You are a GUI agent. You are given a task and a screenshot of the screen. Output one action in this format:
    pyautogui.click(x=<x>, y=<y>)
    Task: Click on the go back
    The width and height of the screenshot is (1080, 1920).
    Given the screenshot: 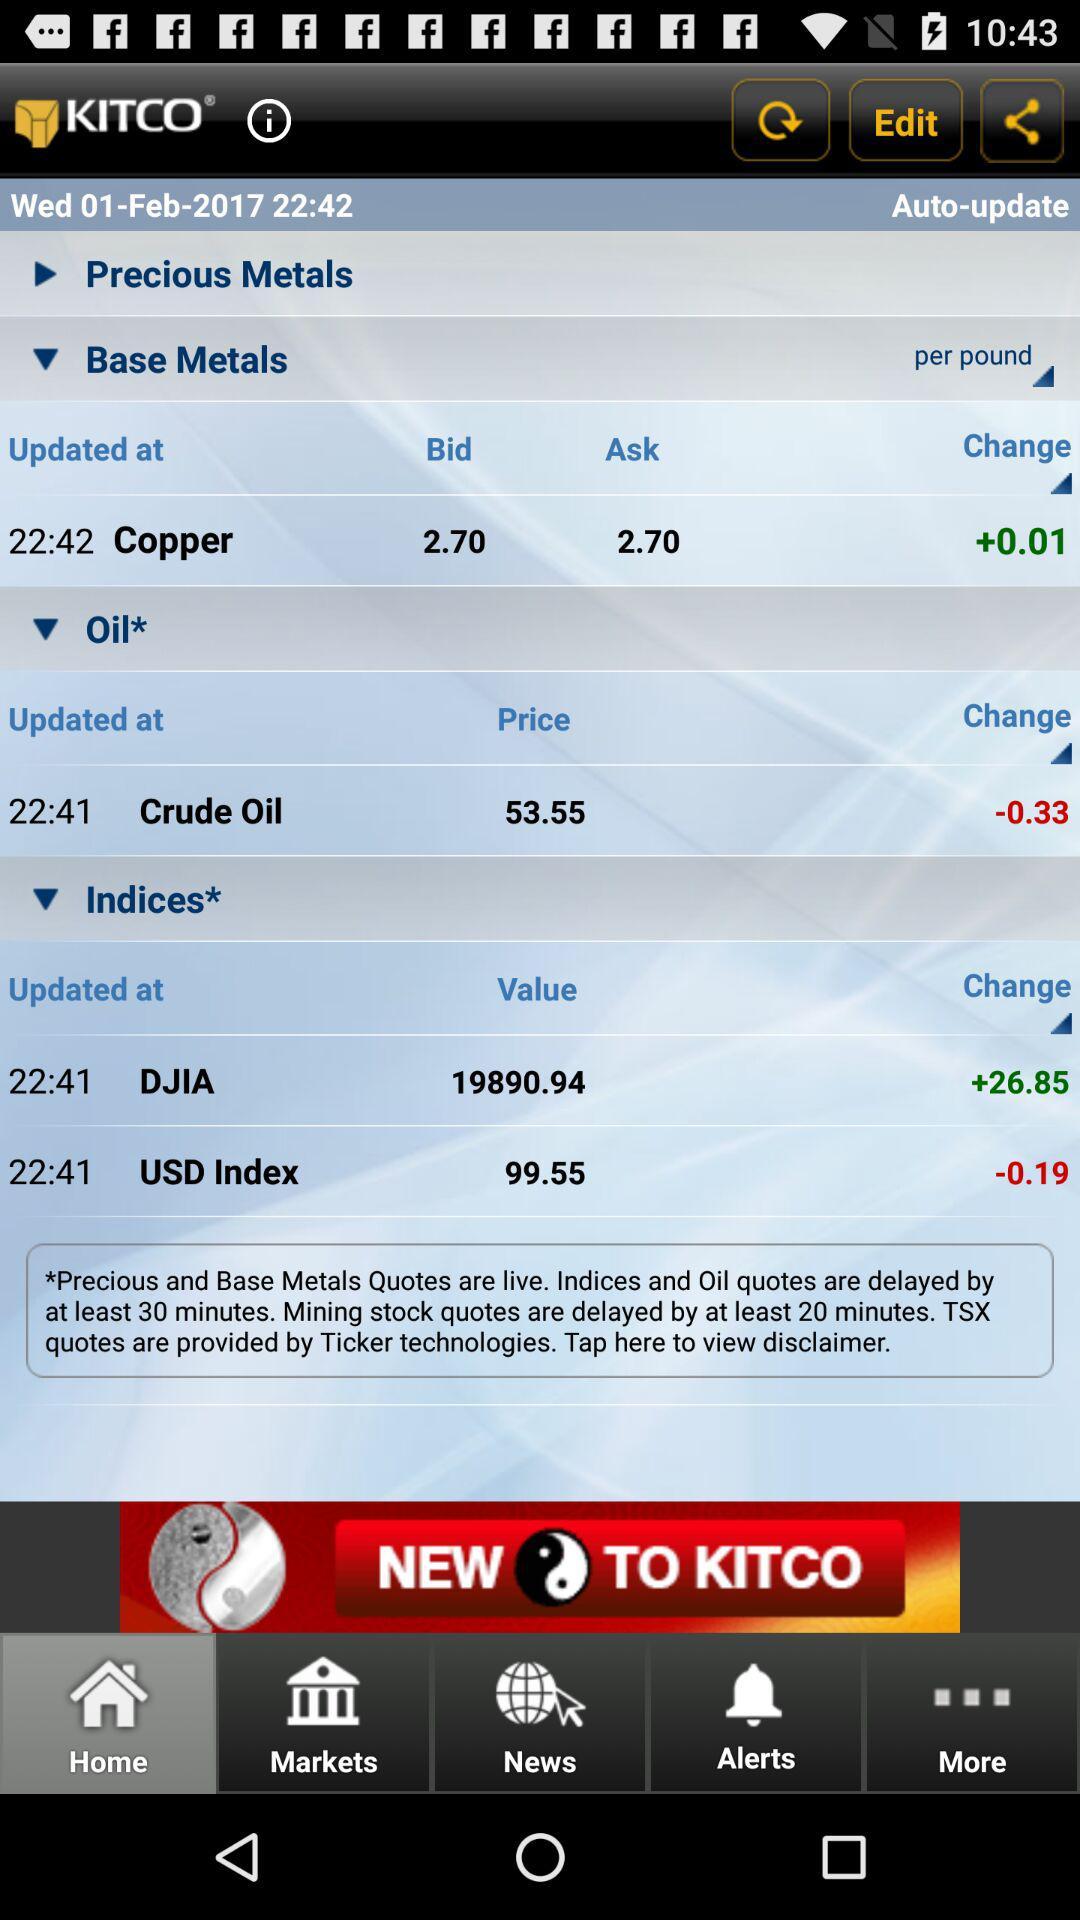 What is the action you would take?
    pyautogui.click(x=778, y=119)
    